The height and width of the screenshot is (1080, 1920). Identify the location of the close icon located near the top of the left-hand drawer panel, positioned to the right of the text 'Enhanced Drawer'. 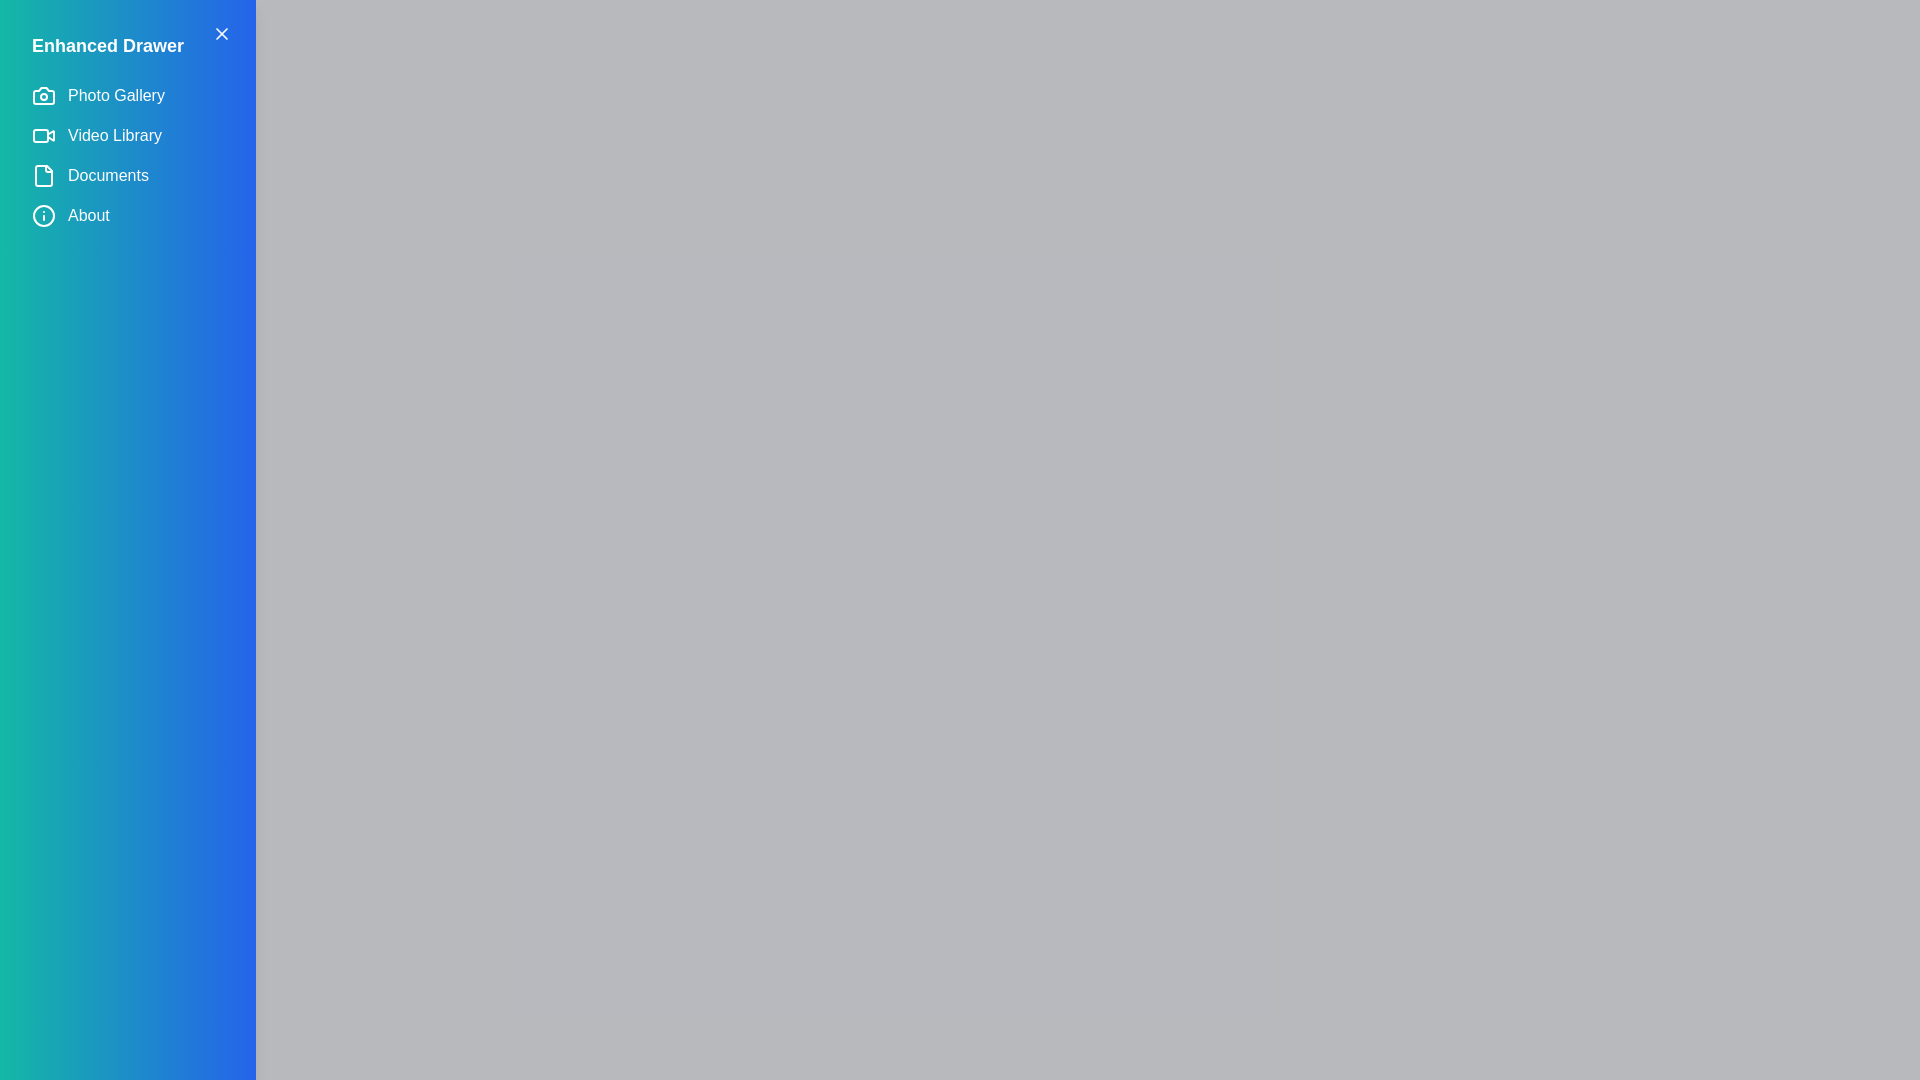
(221, 34).